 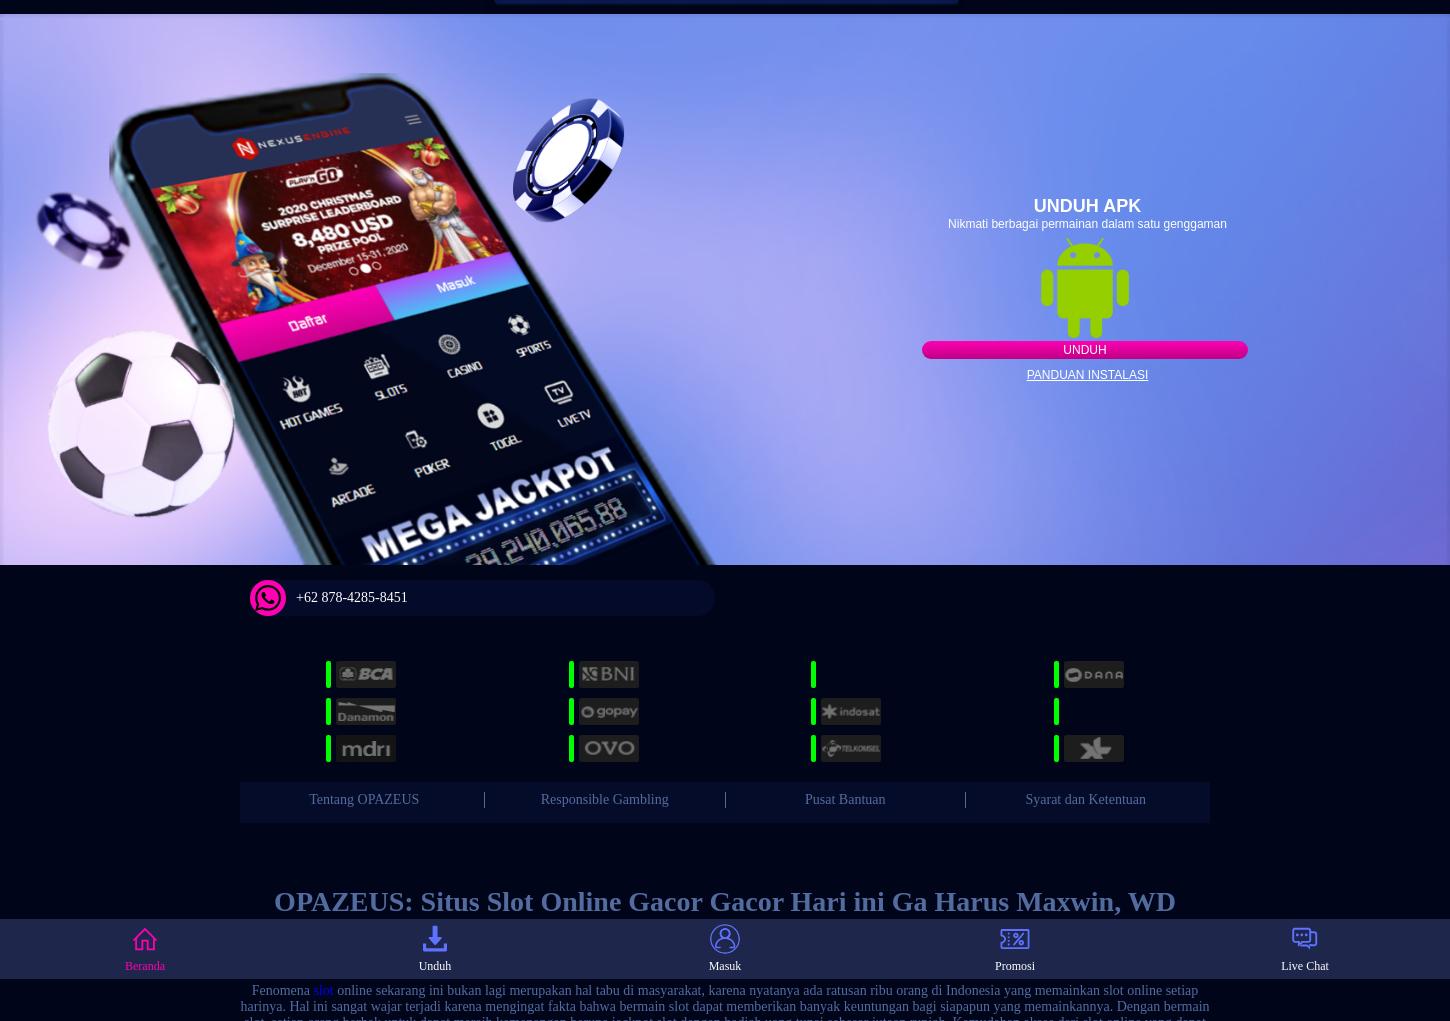 What do you see at coordinates (723, 964) in the screenshot?
I see `'Masuk'` at bounding box center [723, 964].